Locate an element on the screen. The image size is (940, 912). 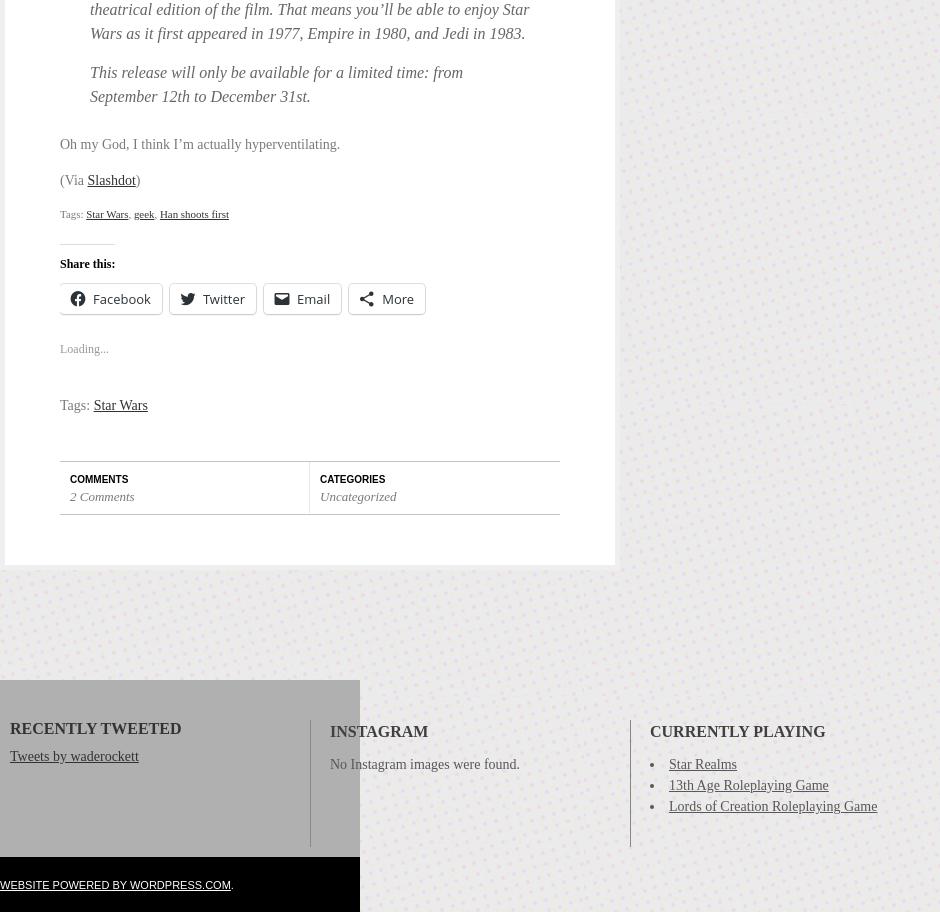
'Star Realms' is located at coordinates (702, 758).